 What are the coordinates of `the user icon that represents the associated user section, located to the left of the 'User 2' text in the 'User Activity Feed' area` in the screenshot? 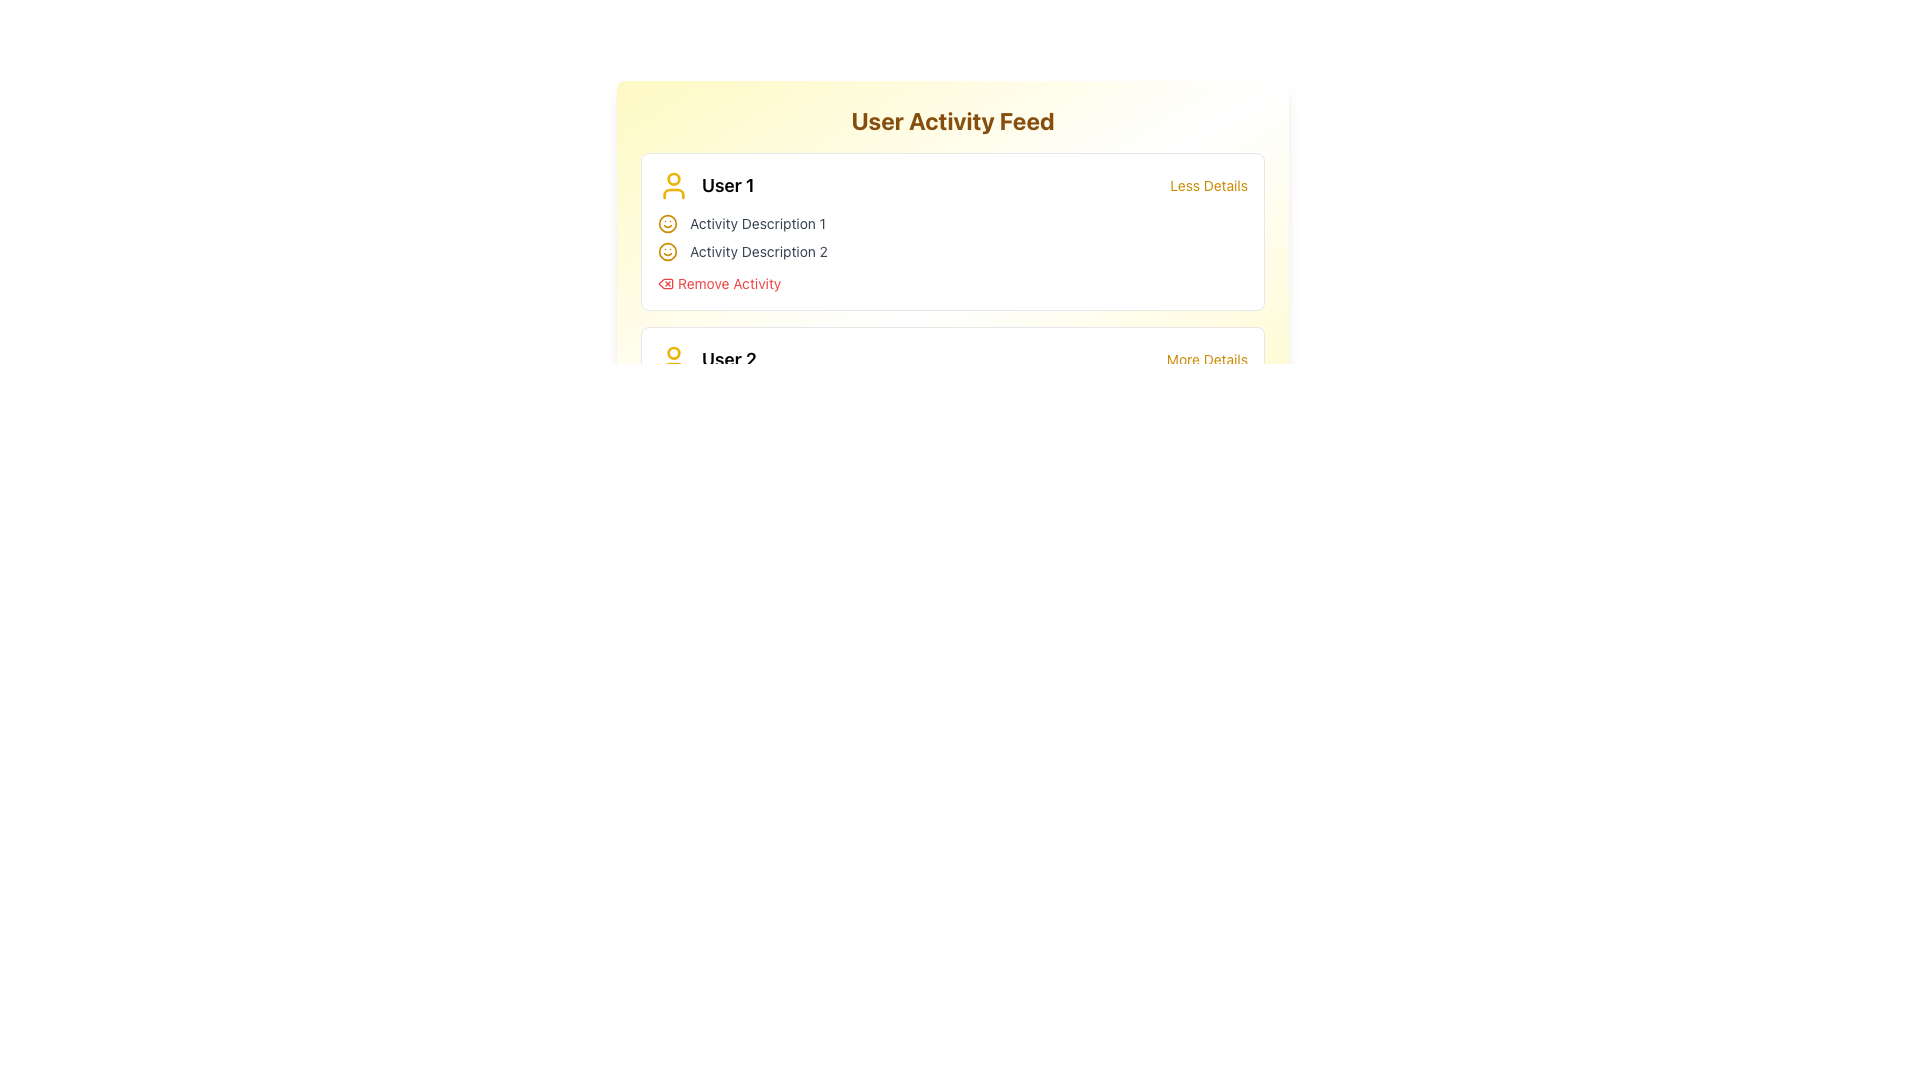 It's located at (673, 358).